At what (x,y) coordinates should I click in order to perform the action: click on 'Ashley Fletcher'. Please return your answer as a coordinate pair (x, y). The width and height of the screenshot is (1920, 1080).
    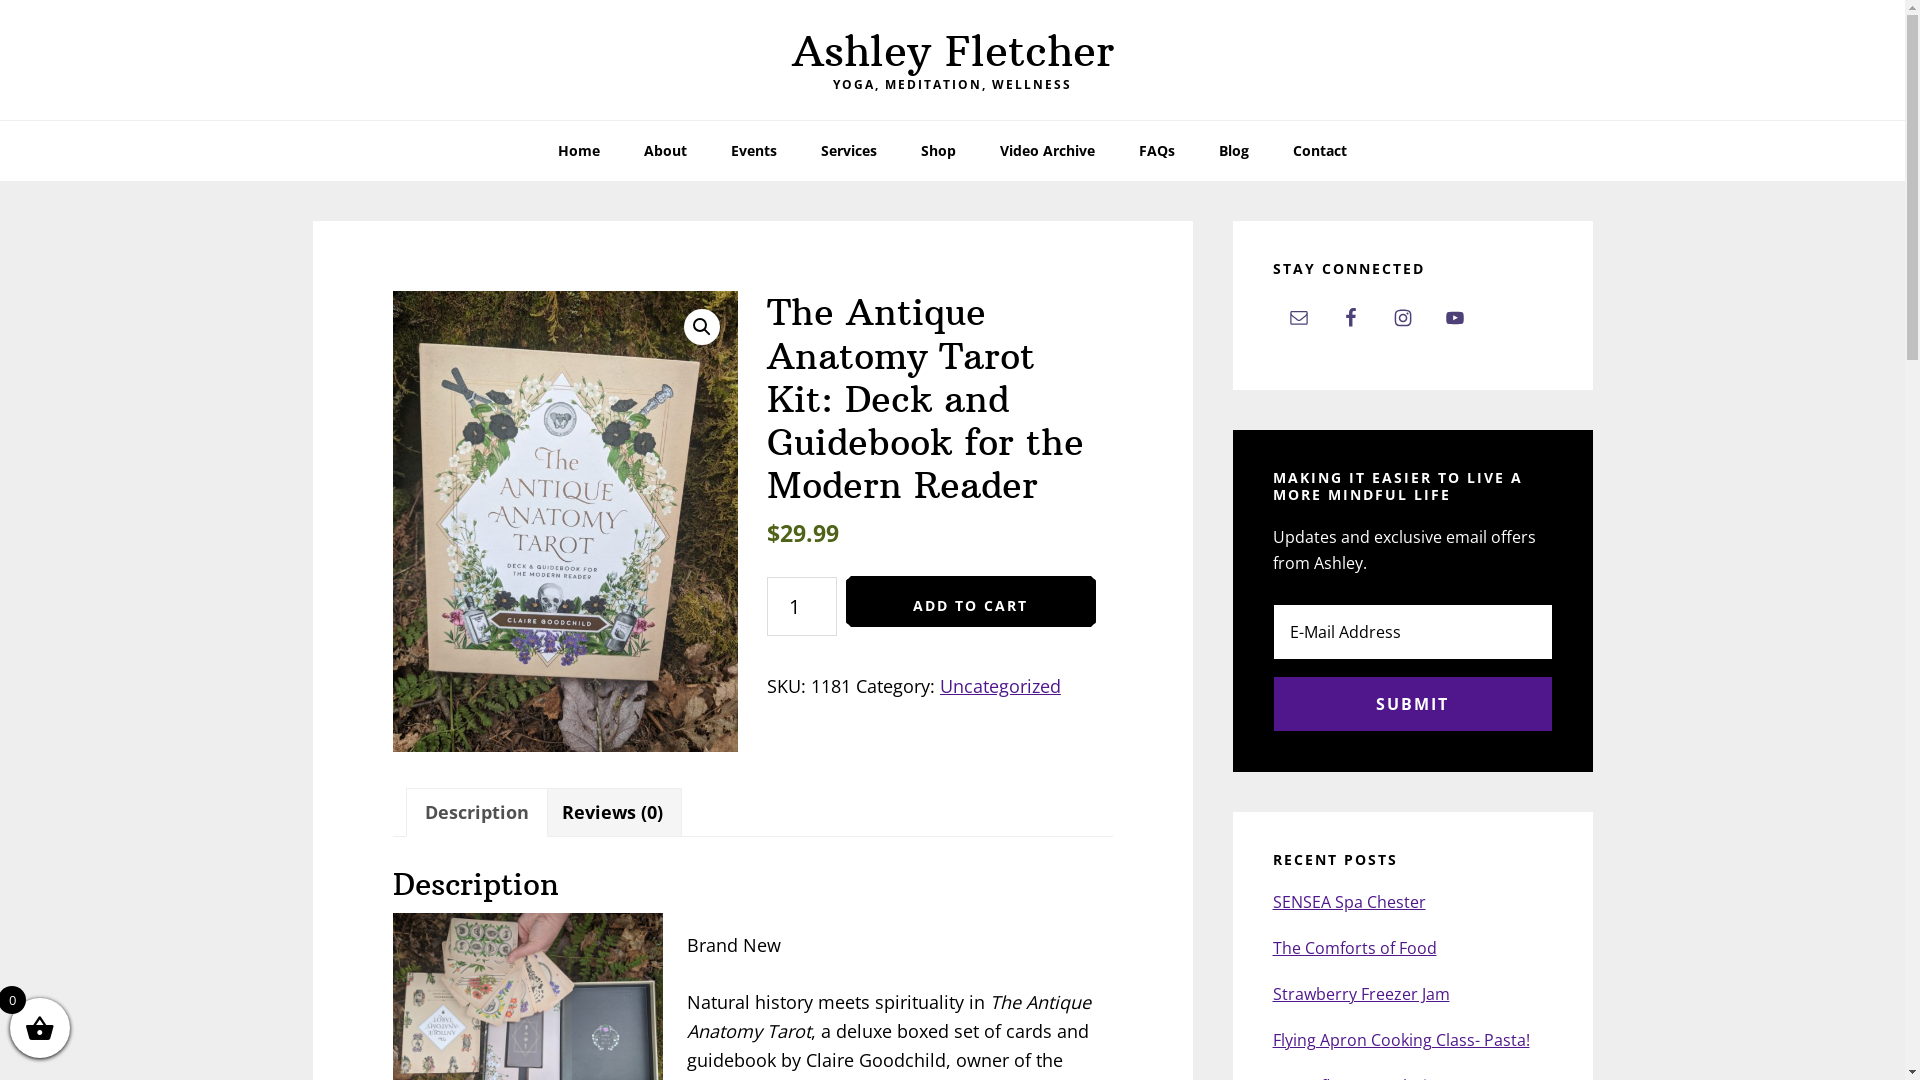
    Looking at the image, I should click on (952, 49).